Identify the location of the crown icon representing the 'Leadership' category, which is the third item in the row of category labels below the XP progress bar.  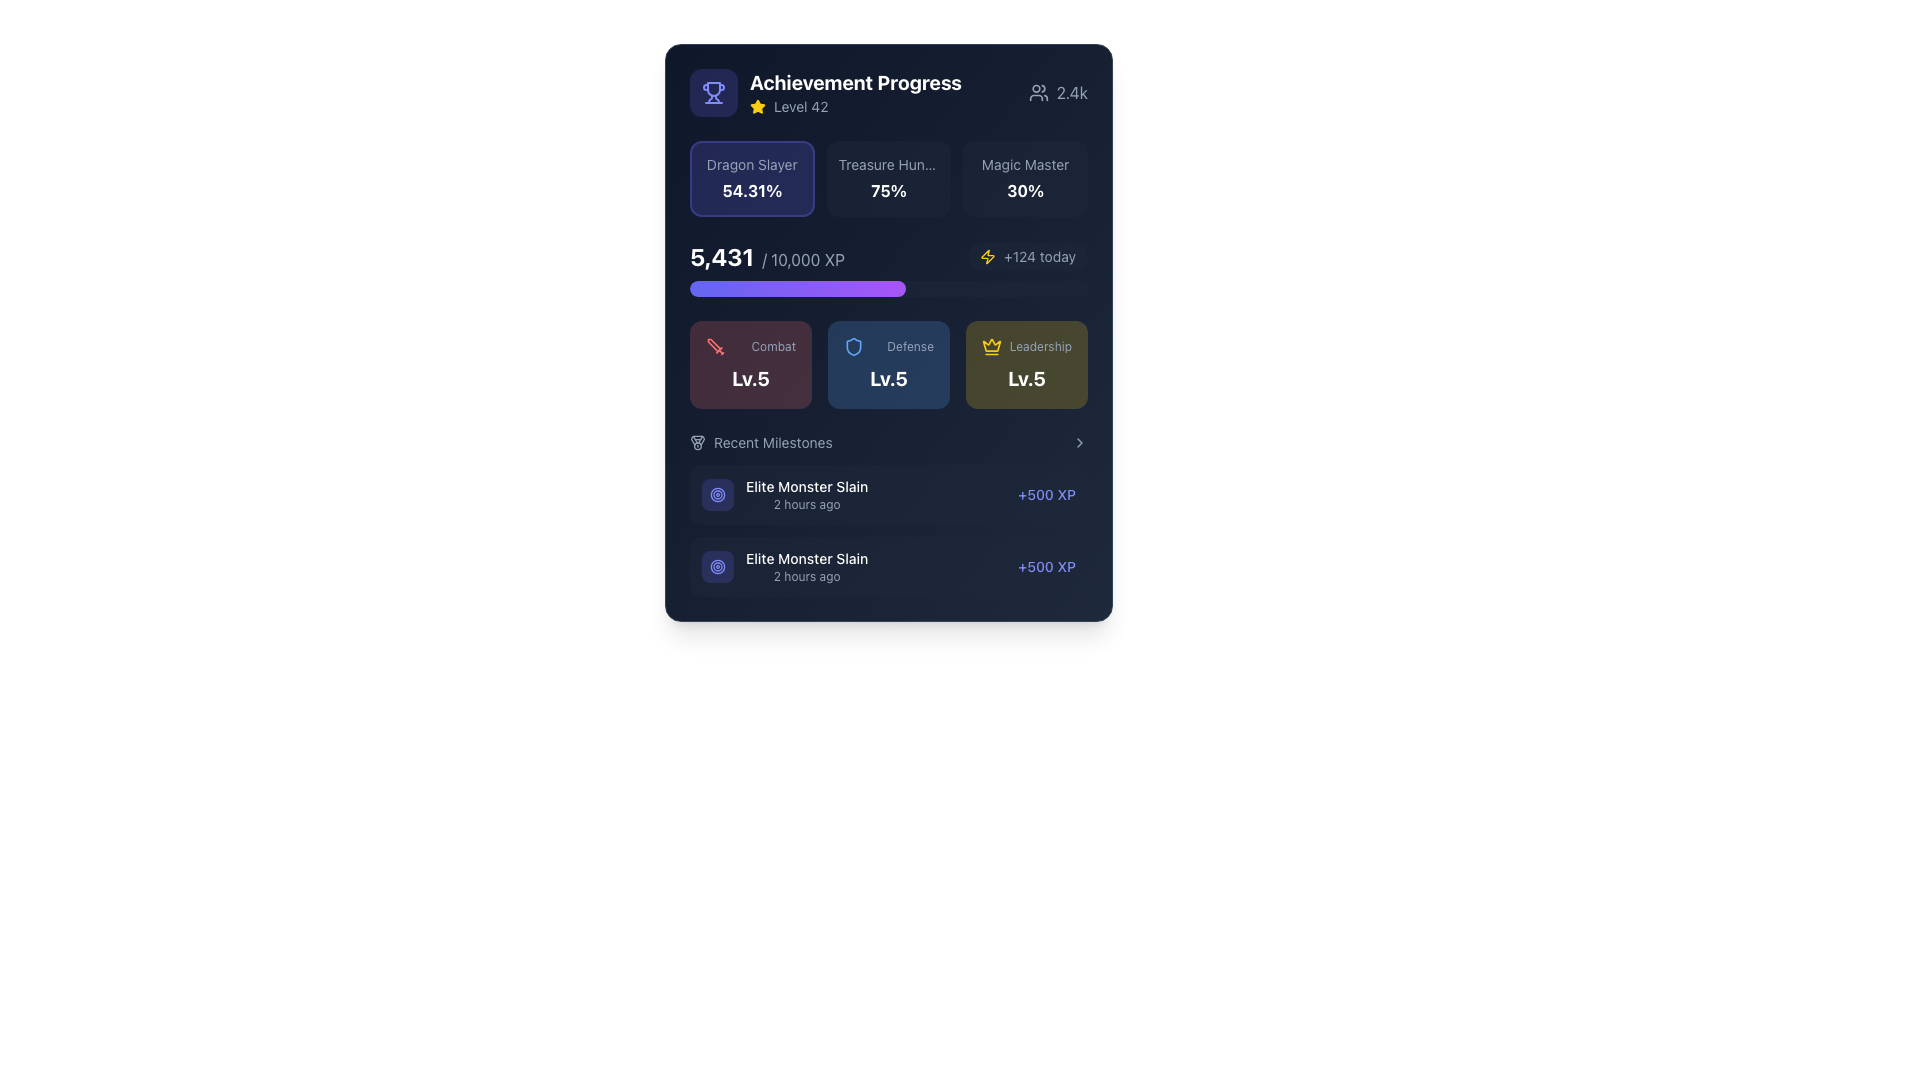
(992, 346).